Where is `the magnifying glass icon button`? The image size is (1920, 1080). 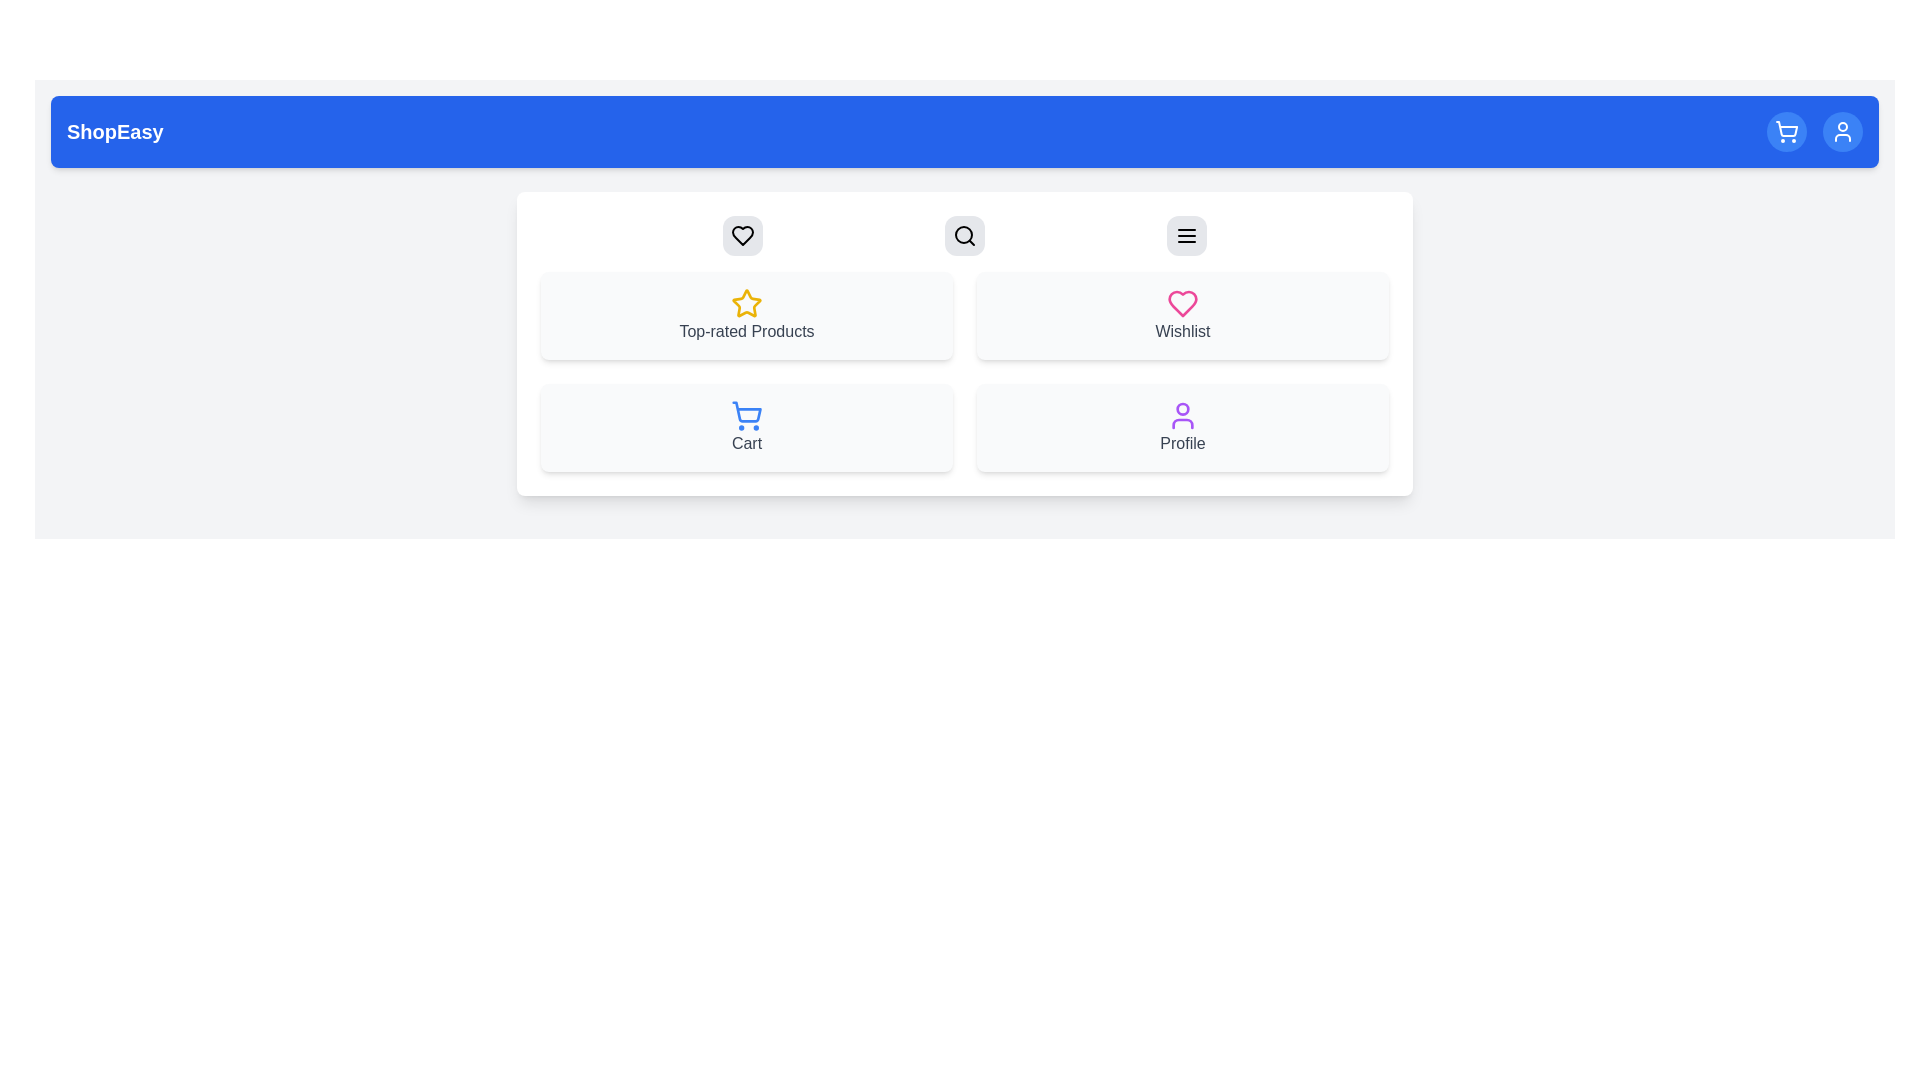
the magnifying glass icon button is located at coordinates (964, 234).